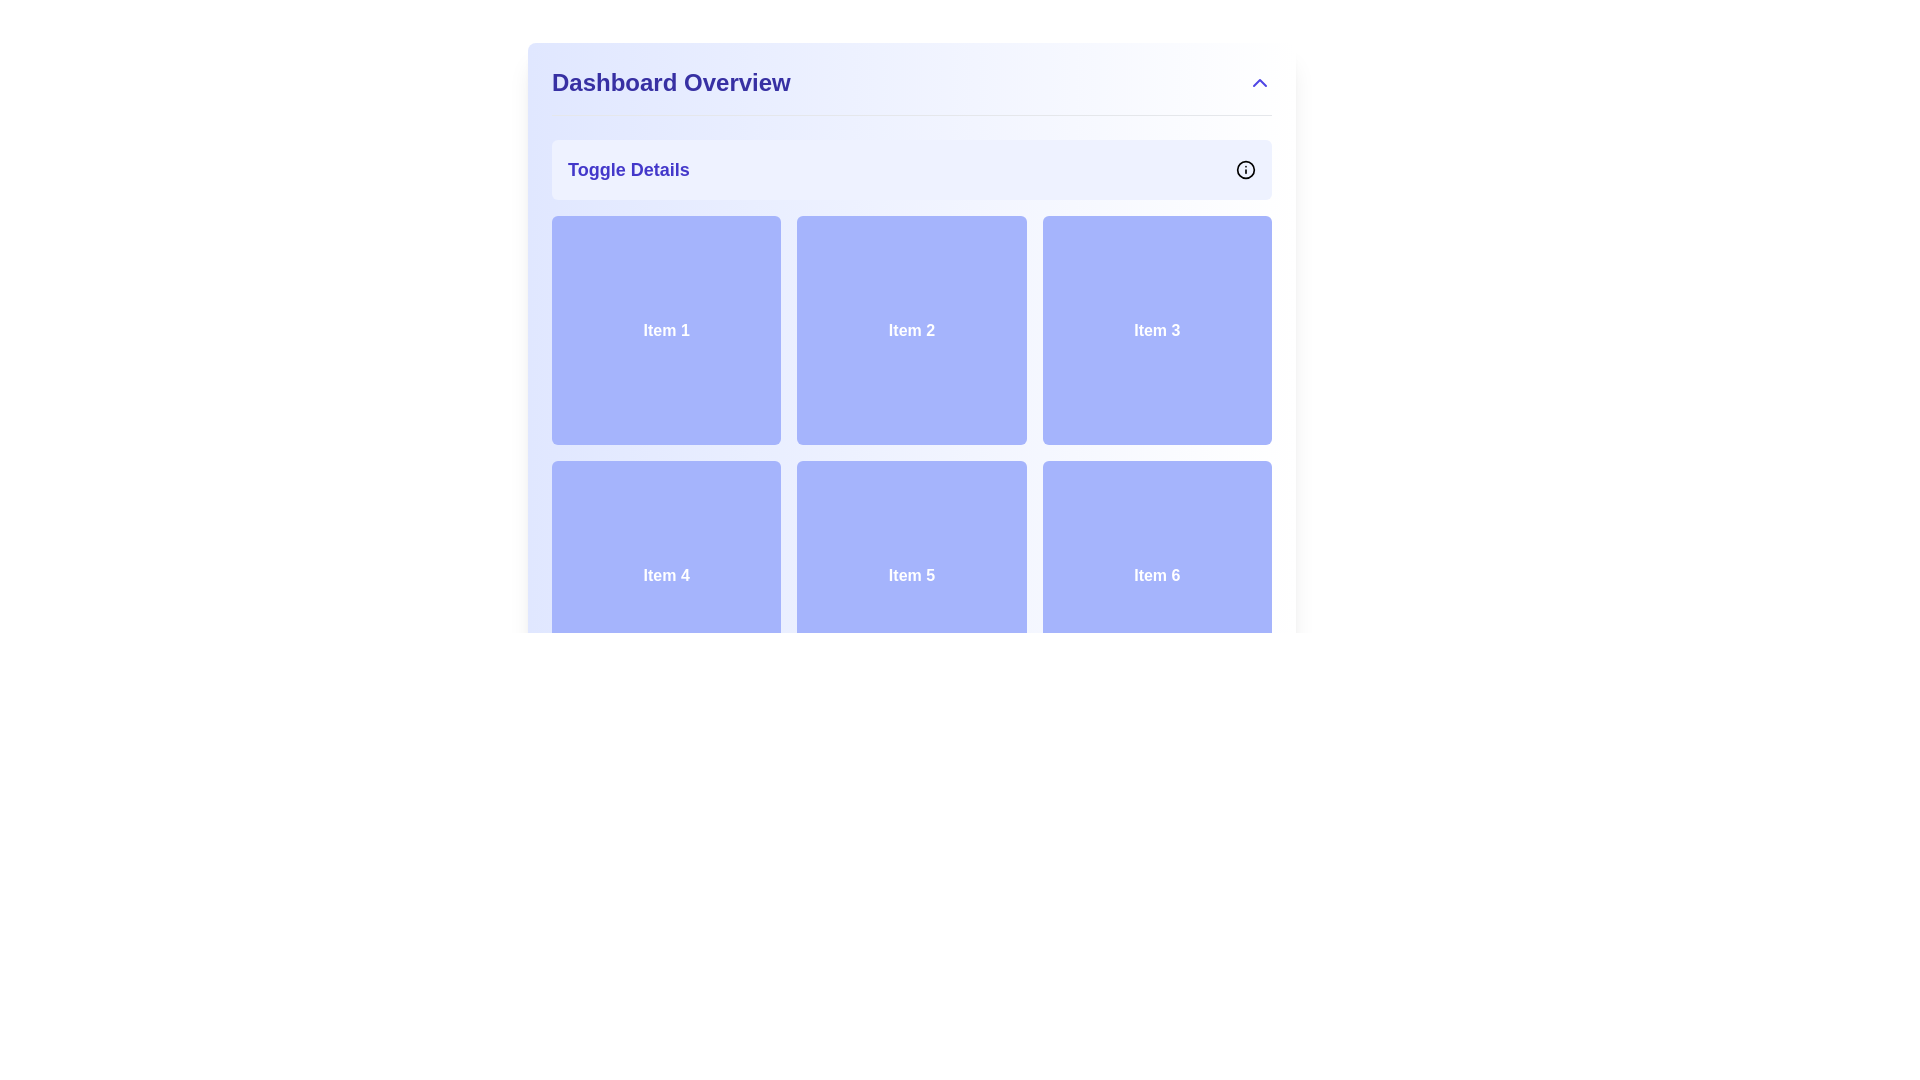 The height and width of the screenshot is (1080, 1920). What do you see at coordinates (911, 575) in the screenshot?
I see `the labeled square component located in the second row, middle column of the grid, which is the fifth item in the sequence` at bounding box center [911, 575].